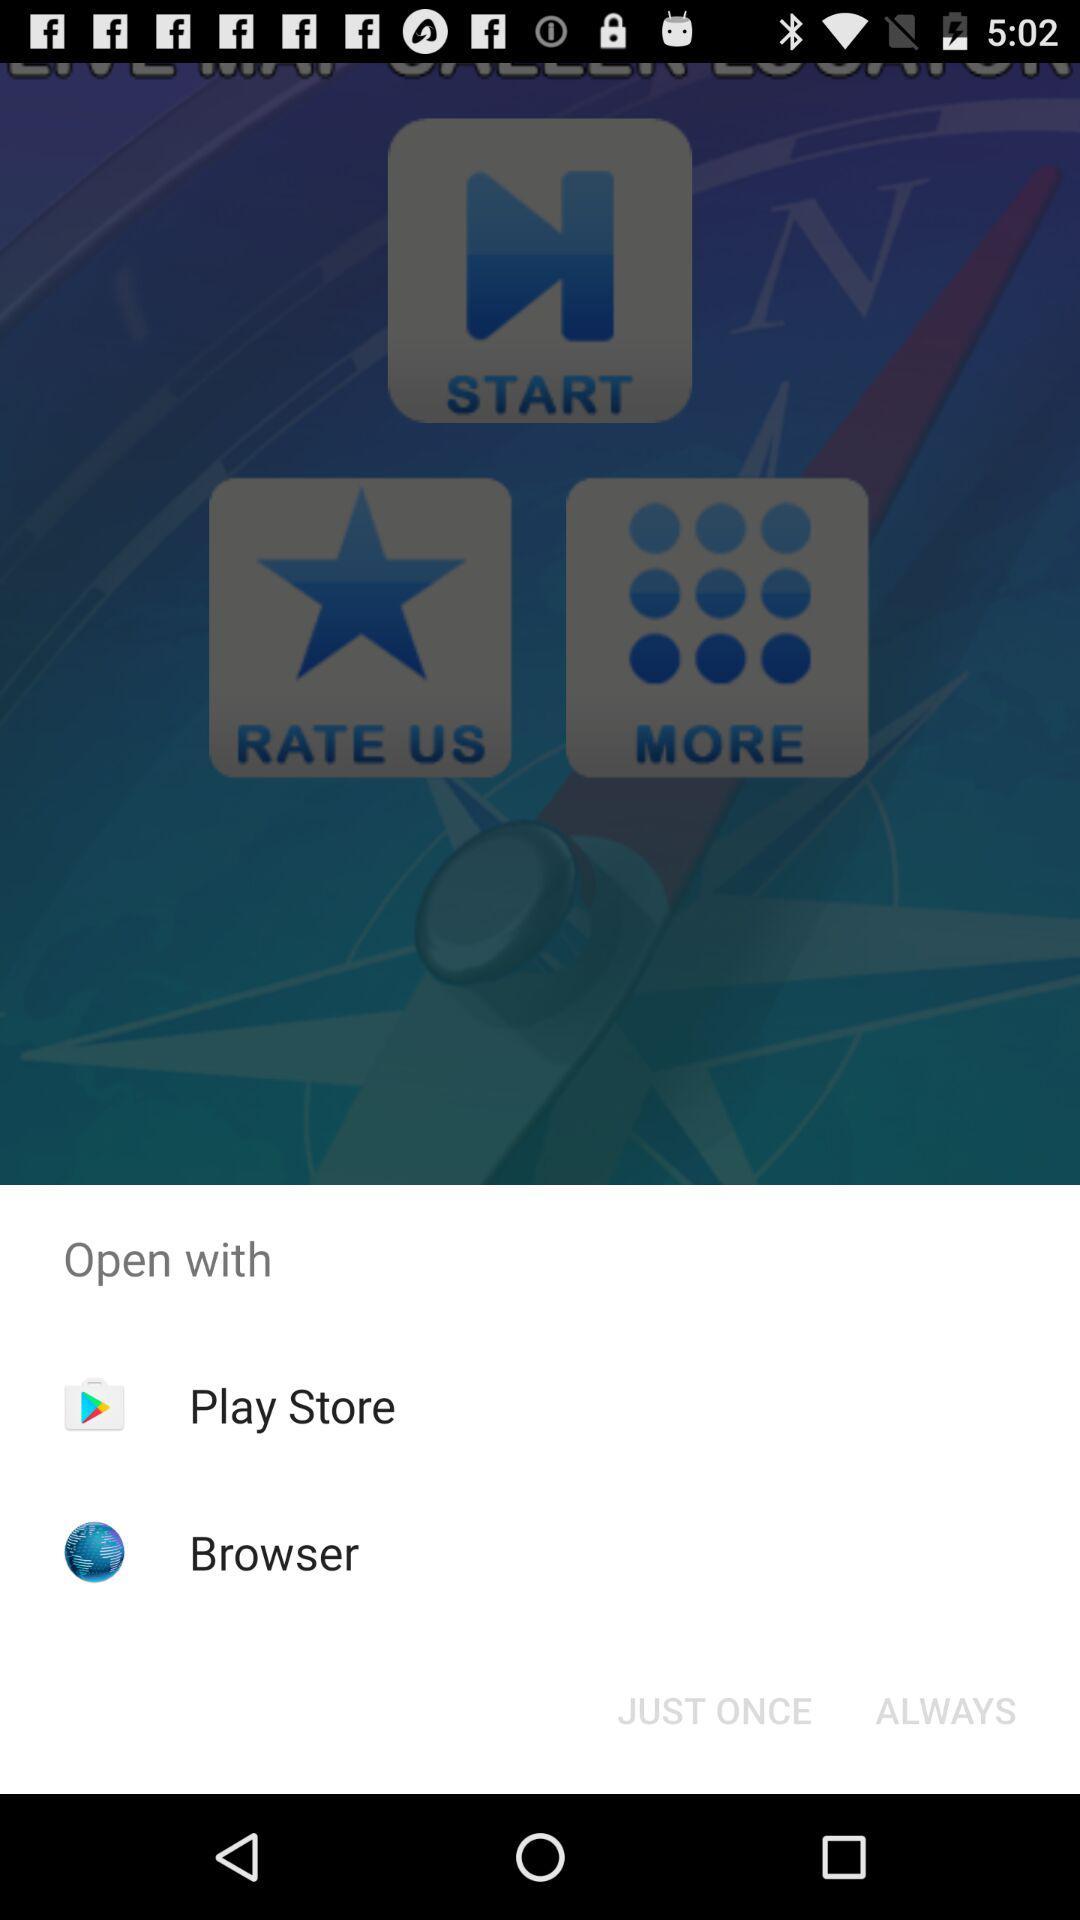  Describe the element at coordinates (945, 1708) in the screenshot. I see `the button next to just once icon` at that location.